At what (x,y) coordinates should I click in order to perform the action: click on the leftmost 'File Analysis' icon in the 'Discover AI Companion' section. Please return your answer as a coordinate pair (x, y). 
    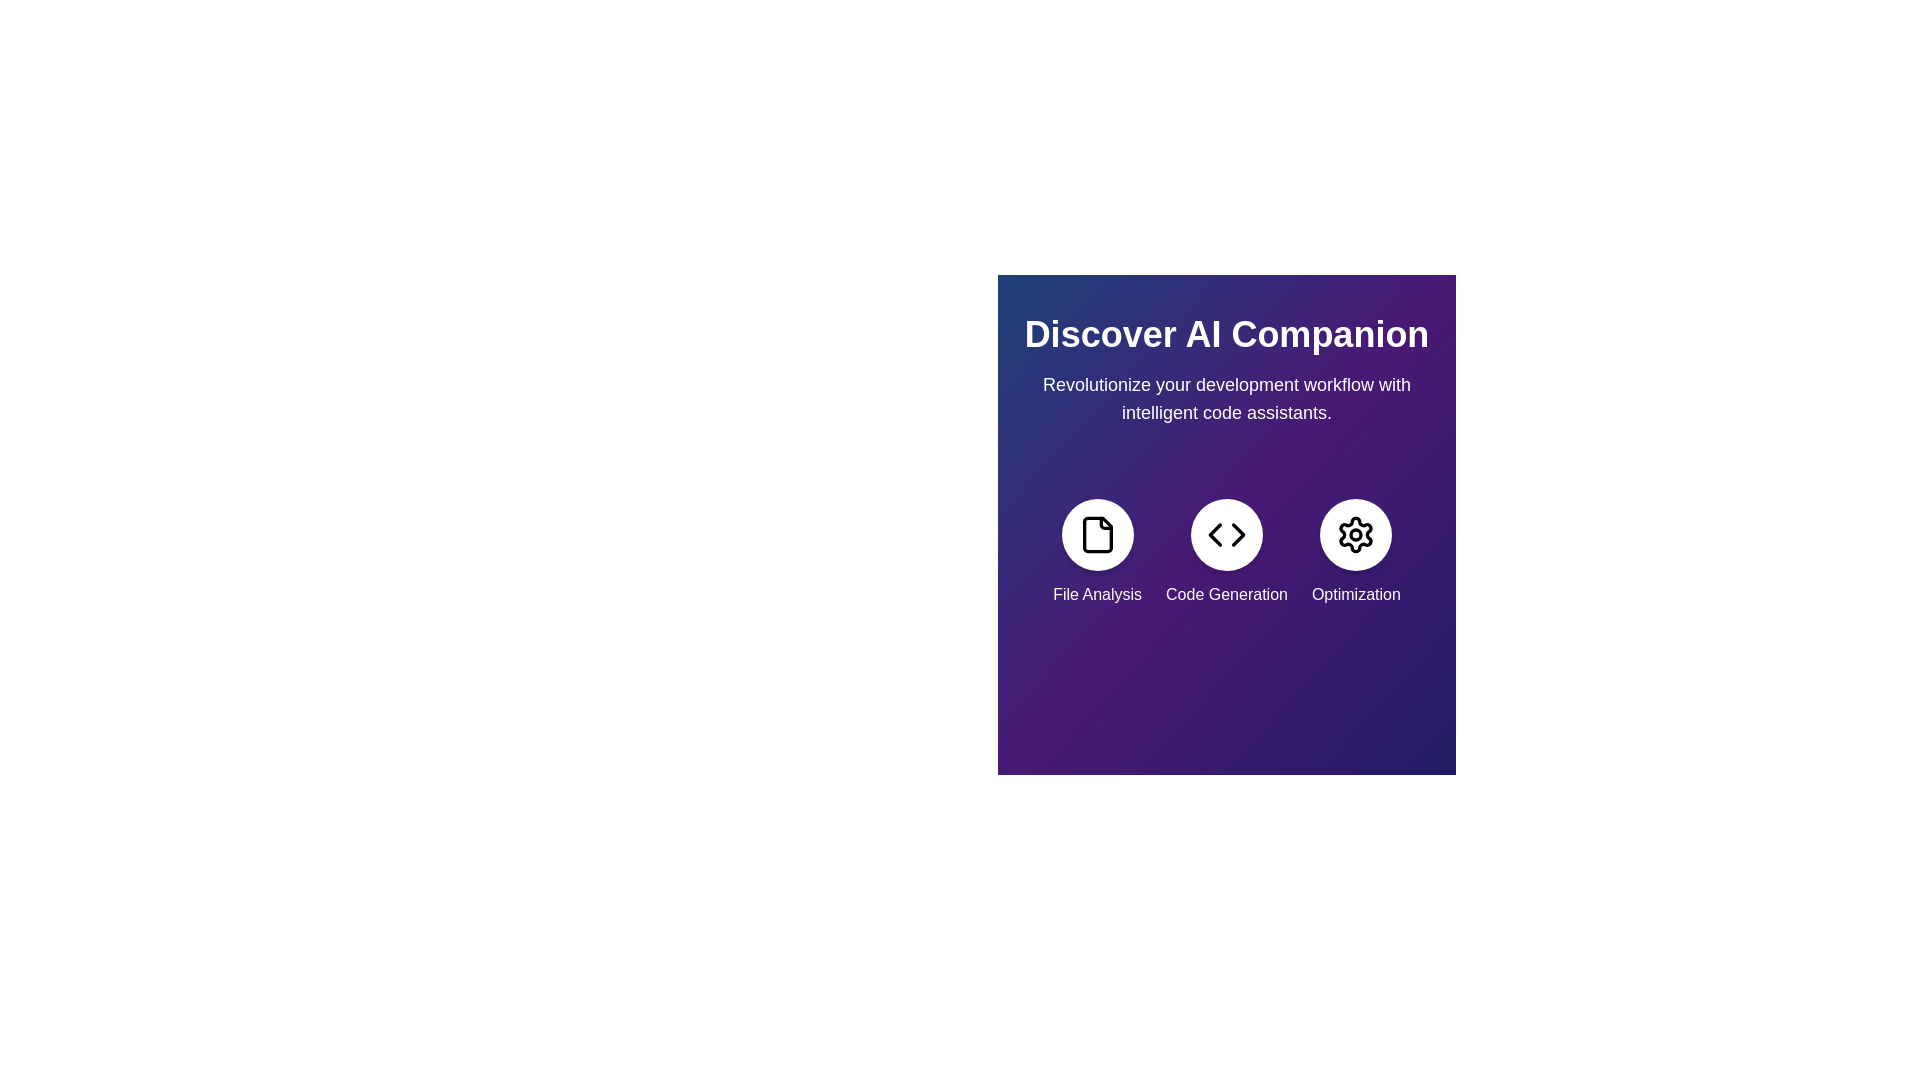
    Looking at the image, I should click on (1096, 534).